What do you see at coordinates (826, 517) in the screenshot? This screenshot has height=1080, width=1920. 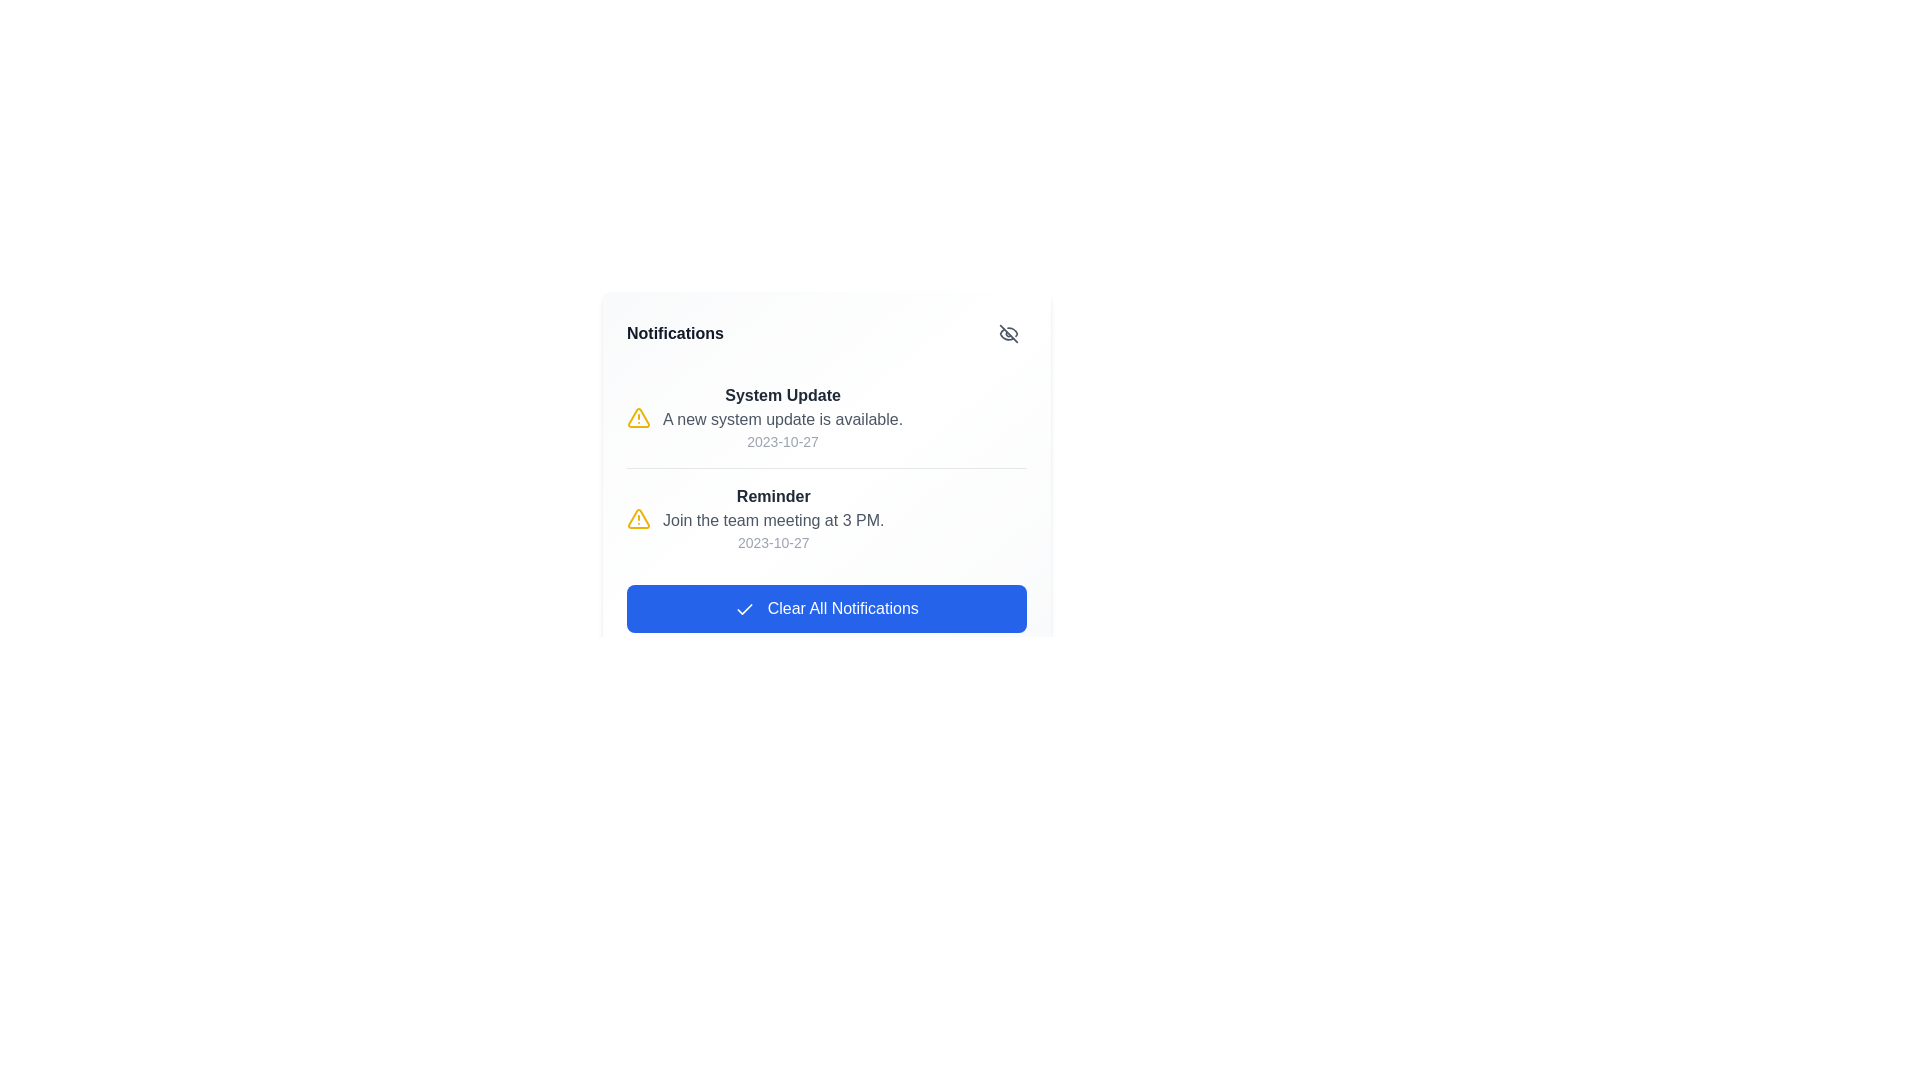 I see `reminder text from the notification entry titled 'Reminder' which includes the message 'Join the team meeting at 3 PM.'` at bounding box center [826, 517].